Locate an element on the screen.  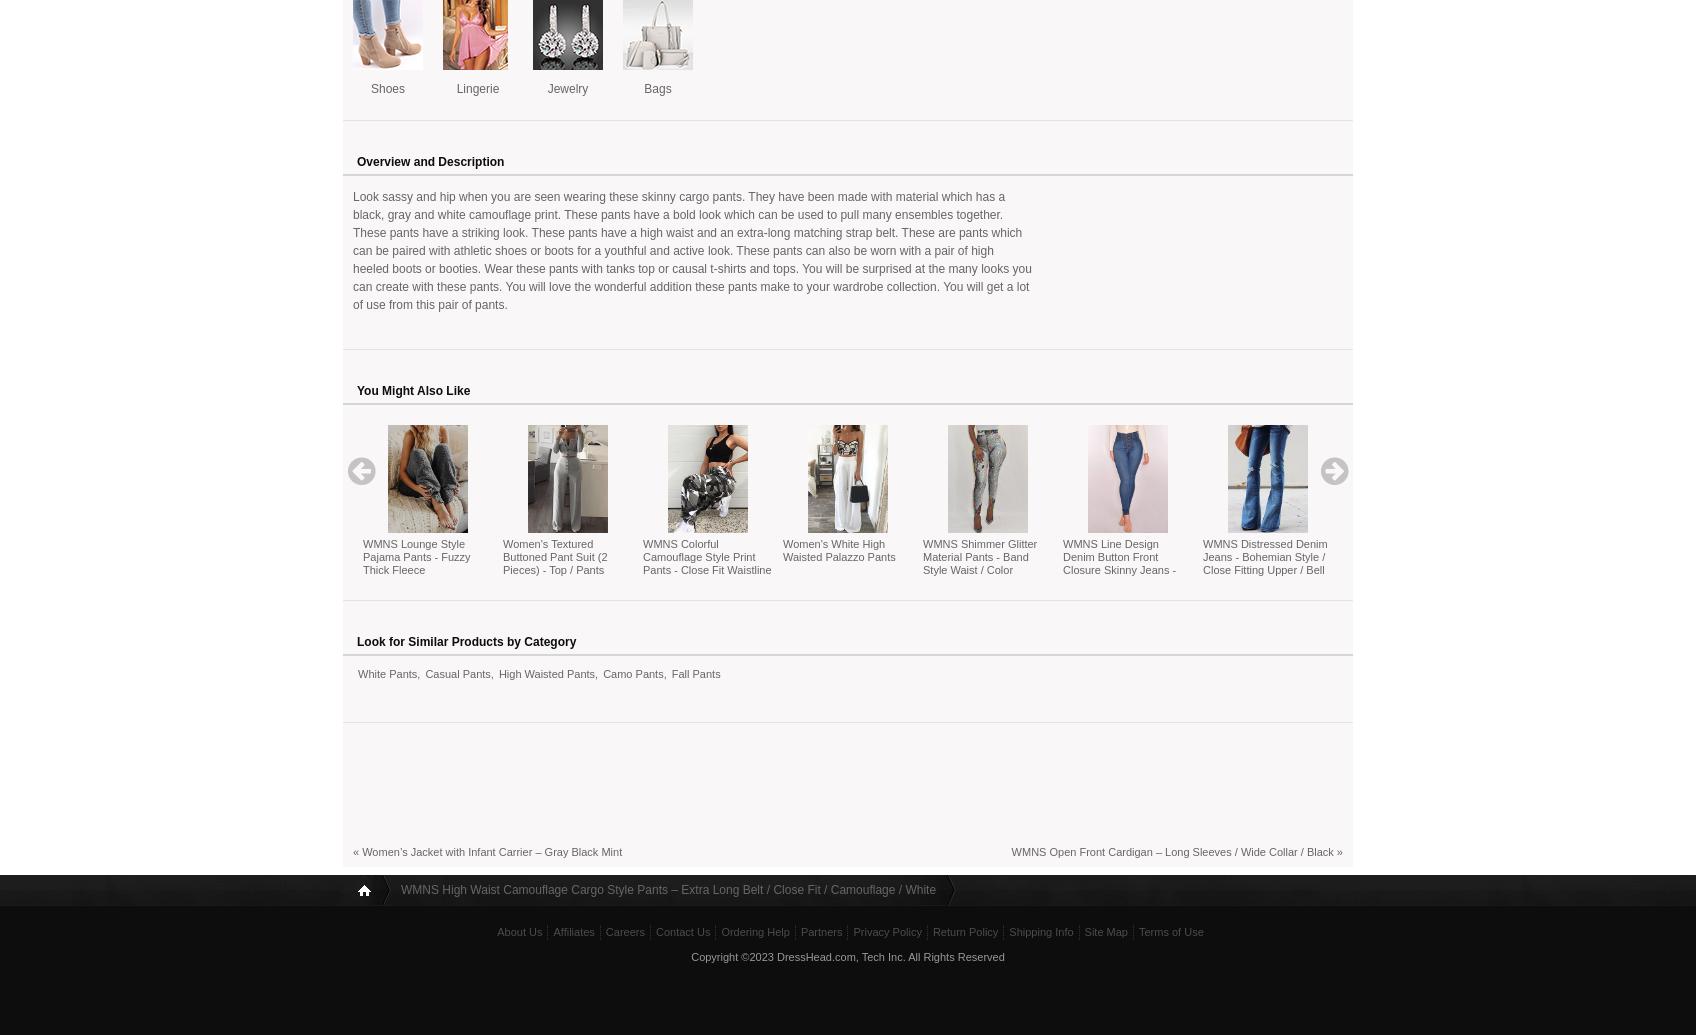
'Site Map' is located at coordinates (1104, 931).